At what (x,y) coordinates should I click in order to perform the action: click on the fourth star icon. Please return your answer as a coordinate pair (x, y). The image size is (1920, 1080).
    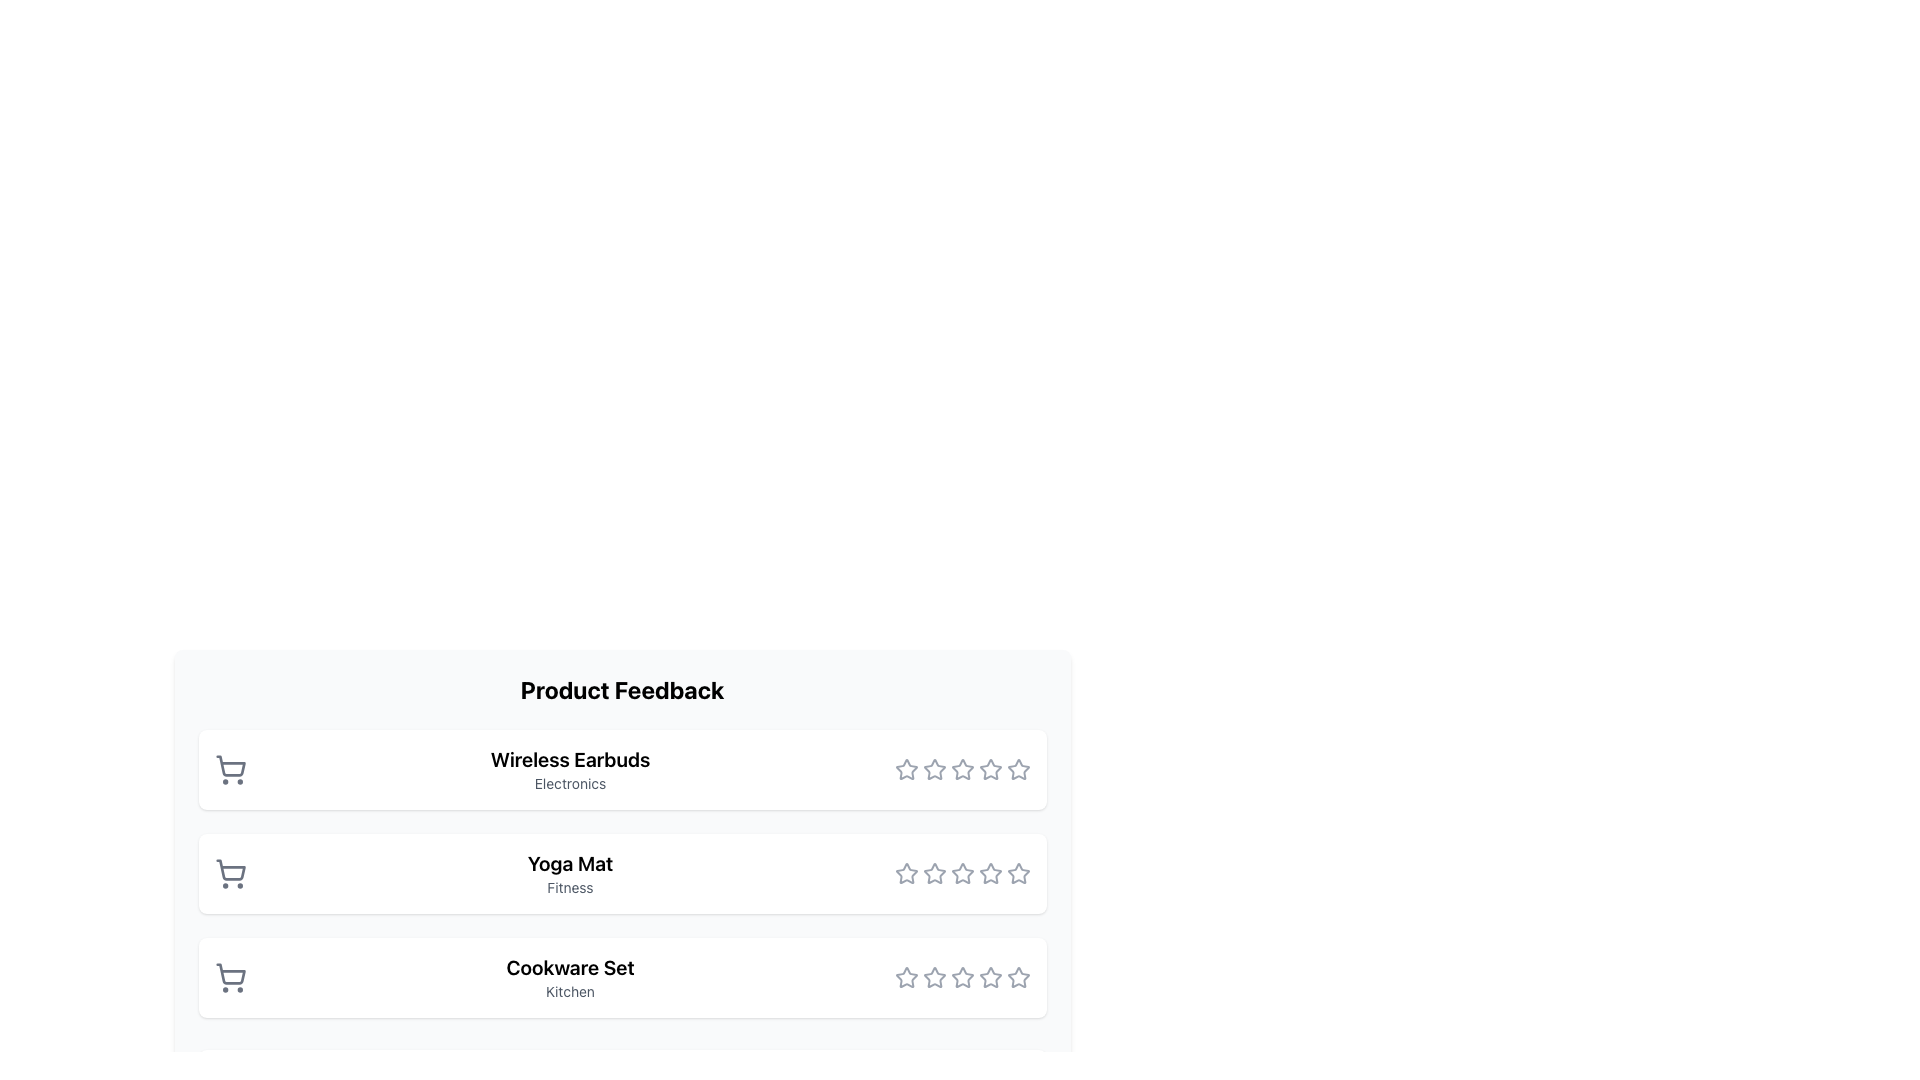
    Looking at the image, I should click on (989, 767).